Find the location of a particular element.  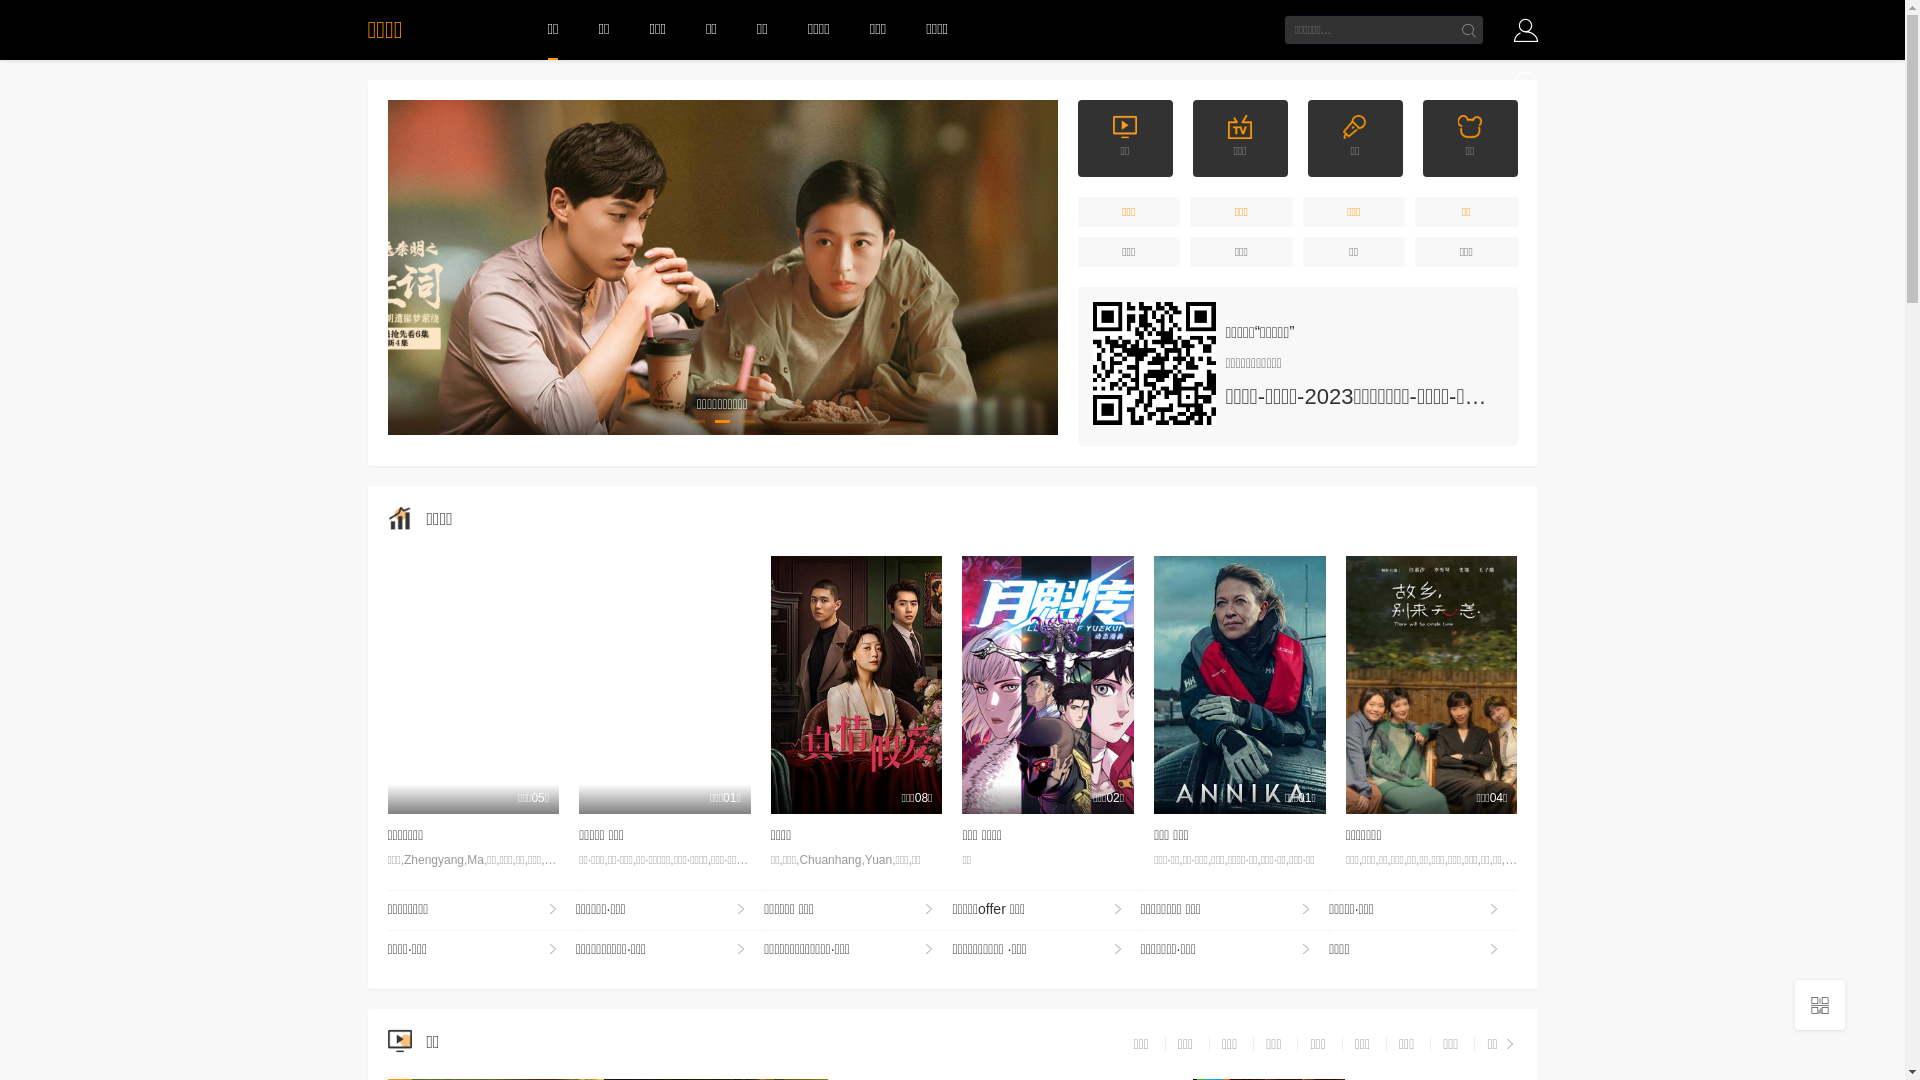

'http://xiaohuang.cc/' is located at coordinates (1153, 363).